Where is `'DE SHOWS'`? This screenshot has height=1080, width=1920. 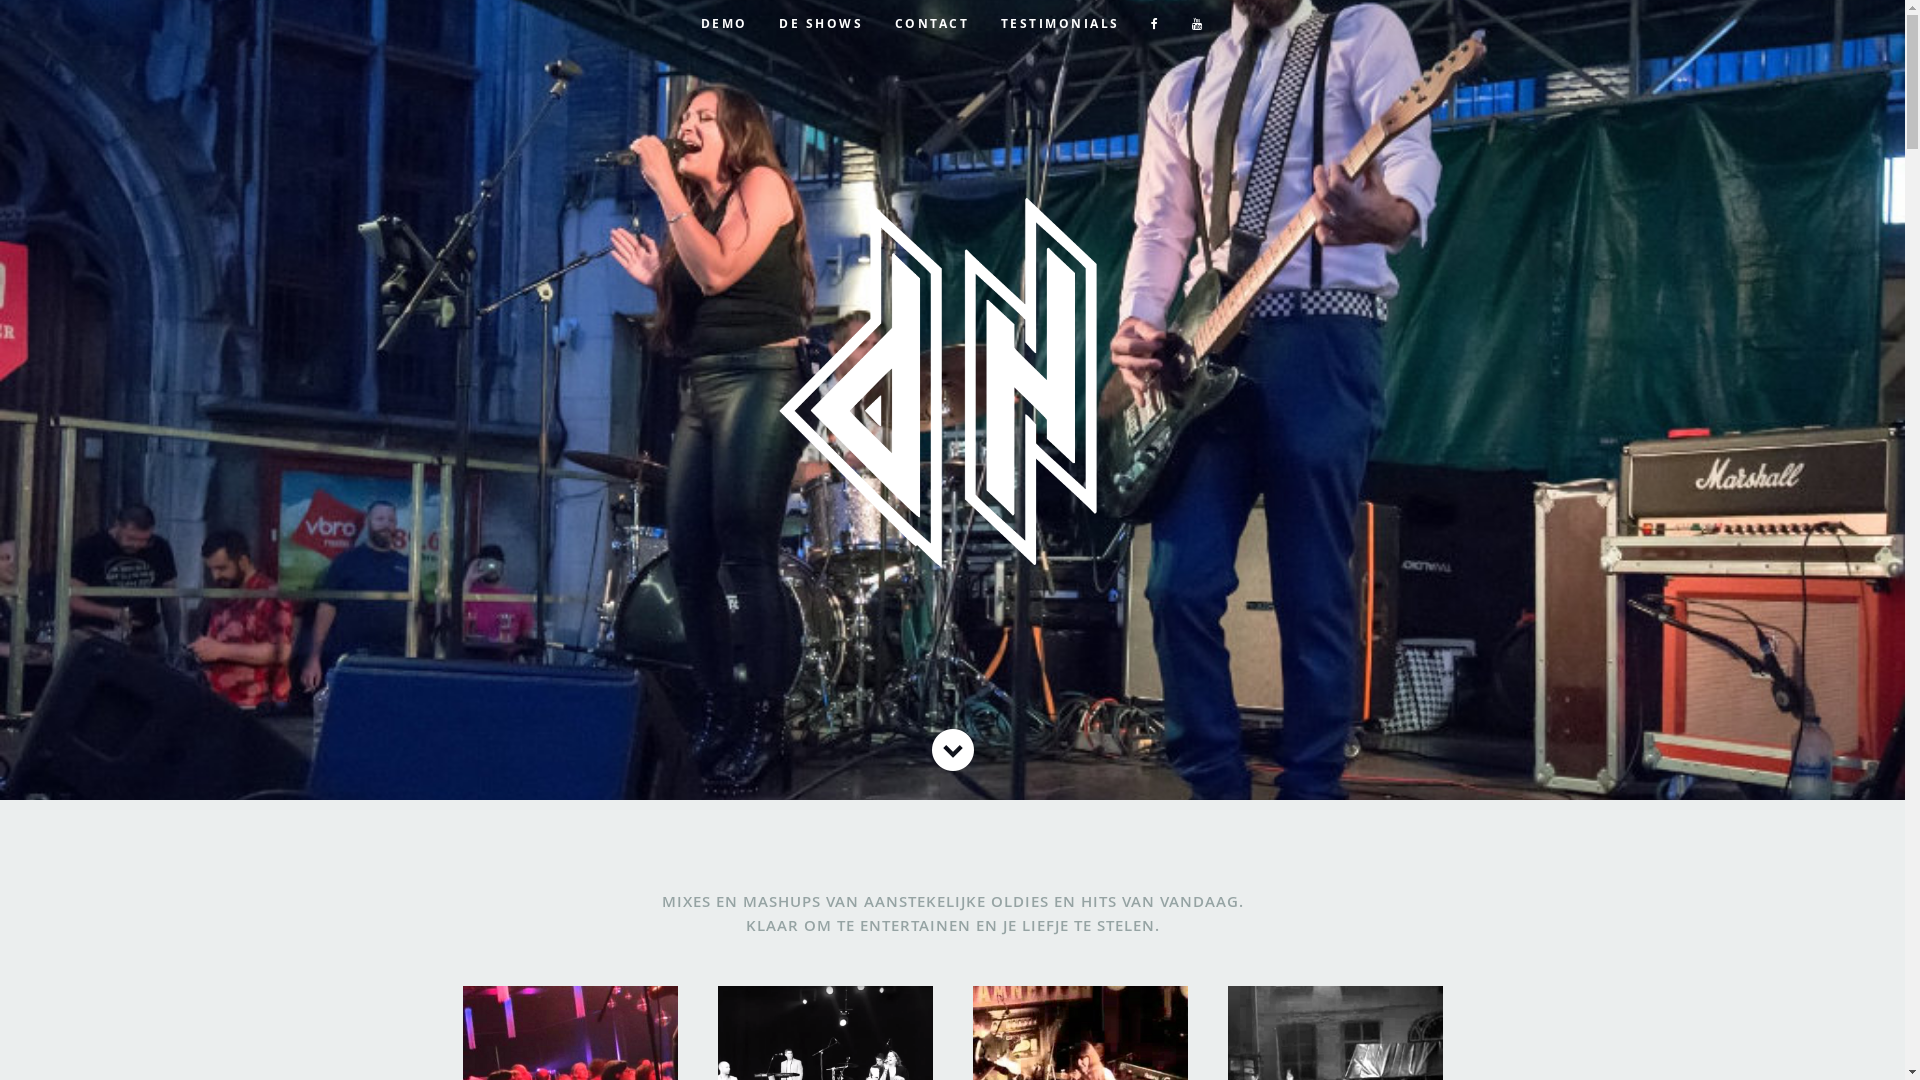
'DE SHOWS' is located at coordinates (765, 23).